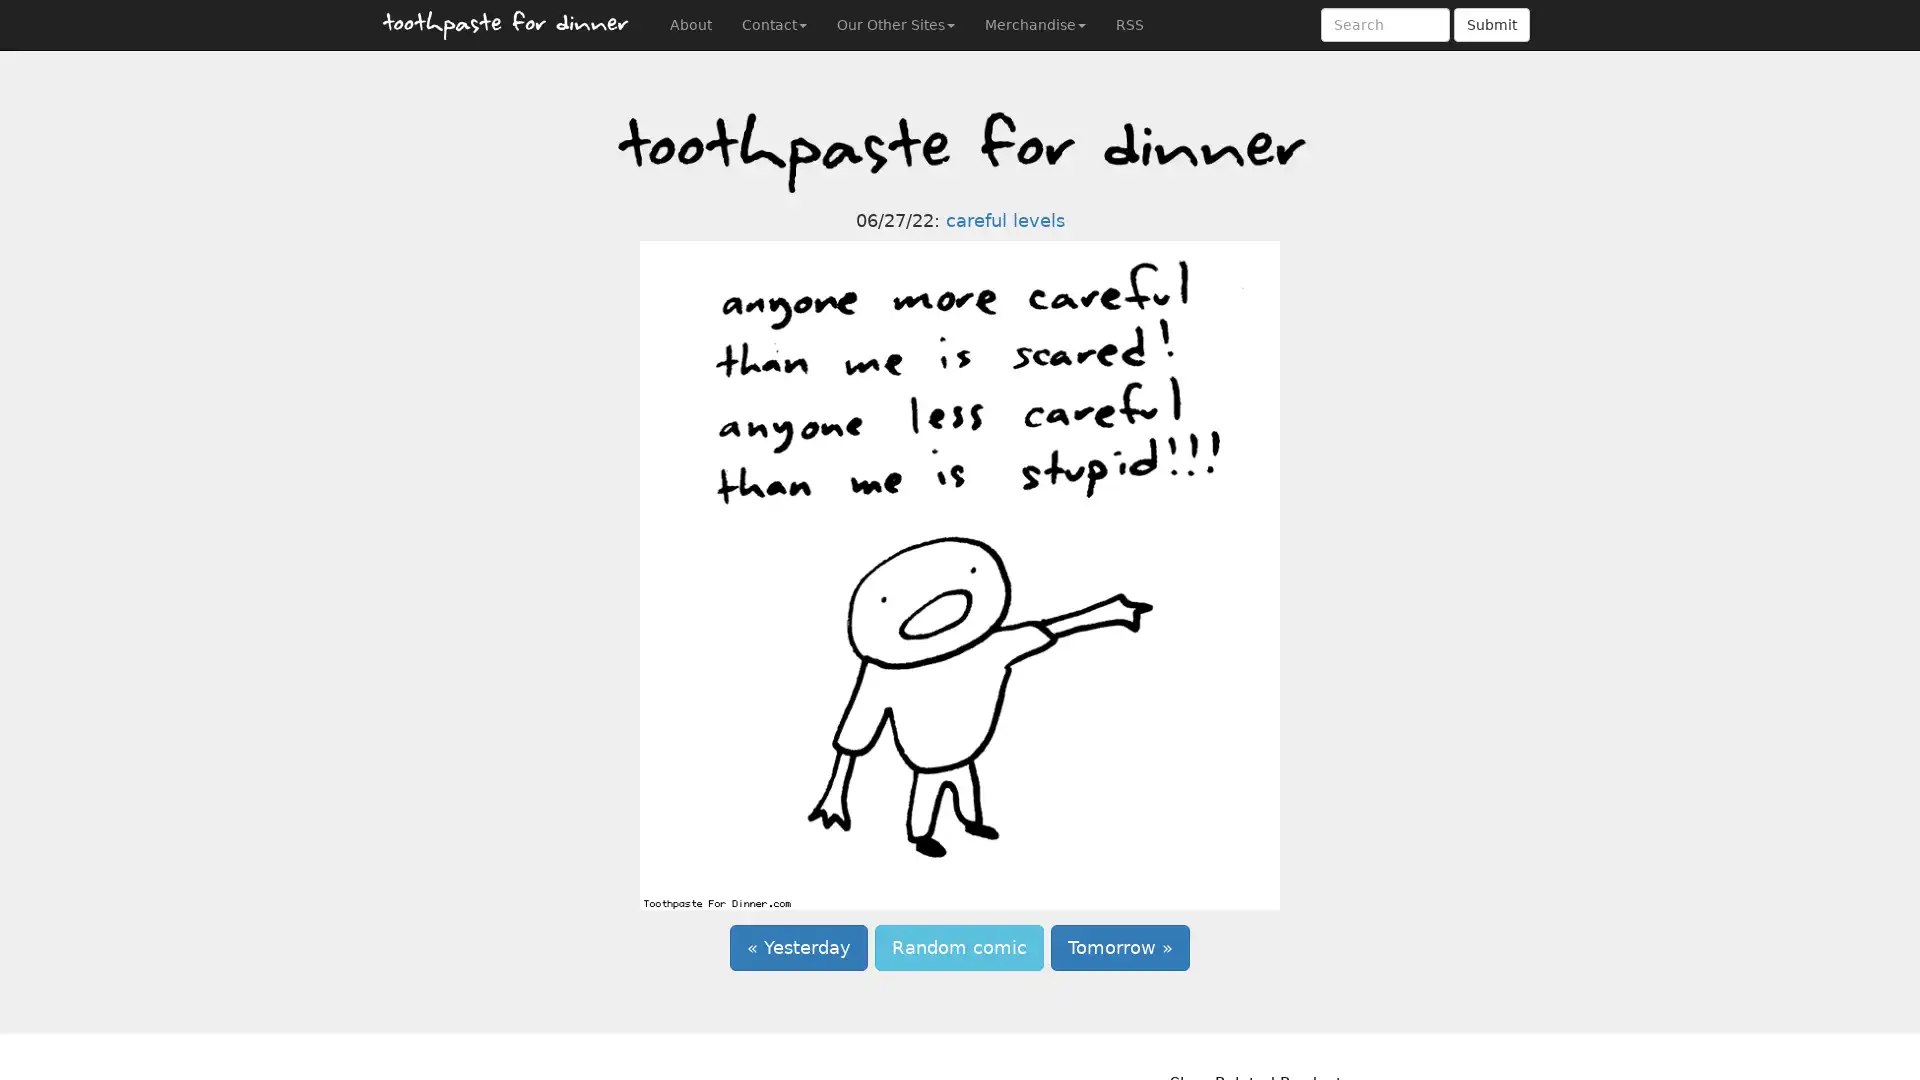 The image size is (1920, 1080). Describe the element at coordinates (1492, 24) in the screenshot. I see `Submit` at that location.